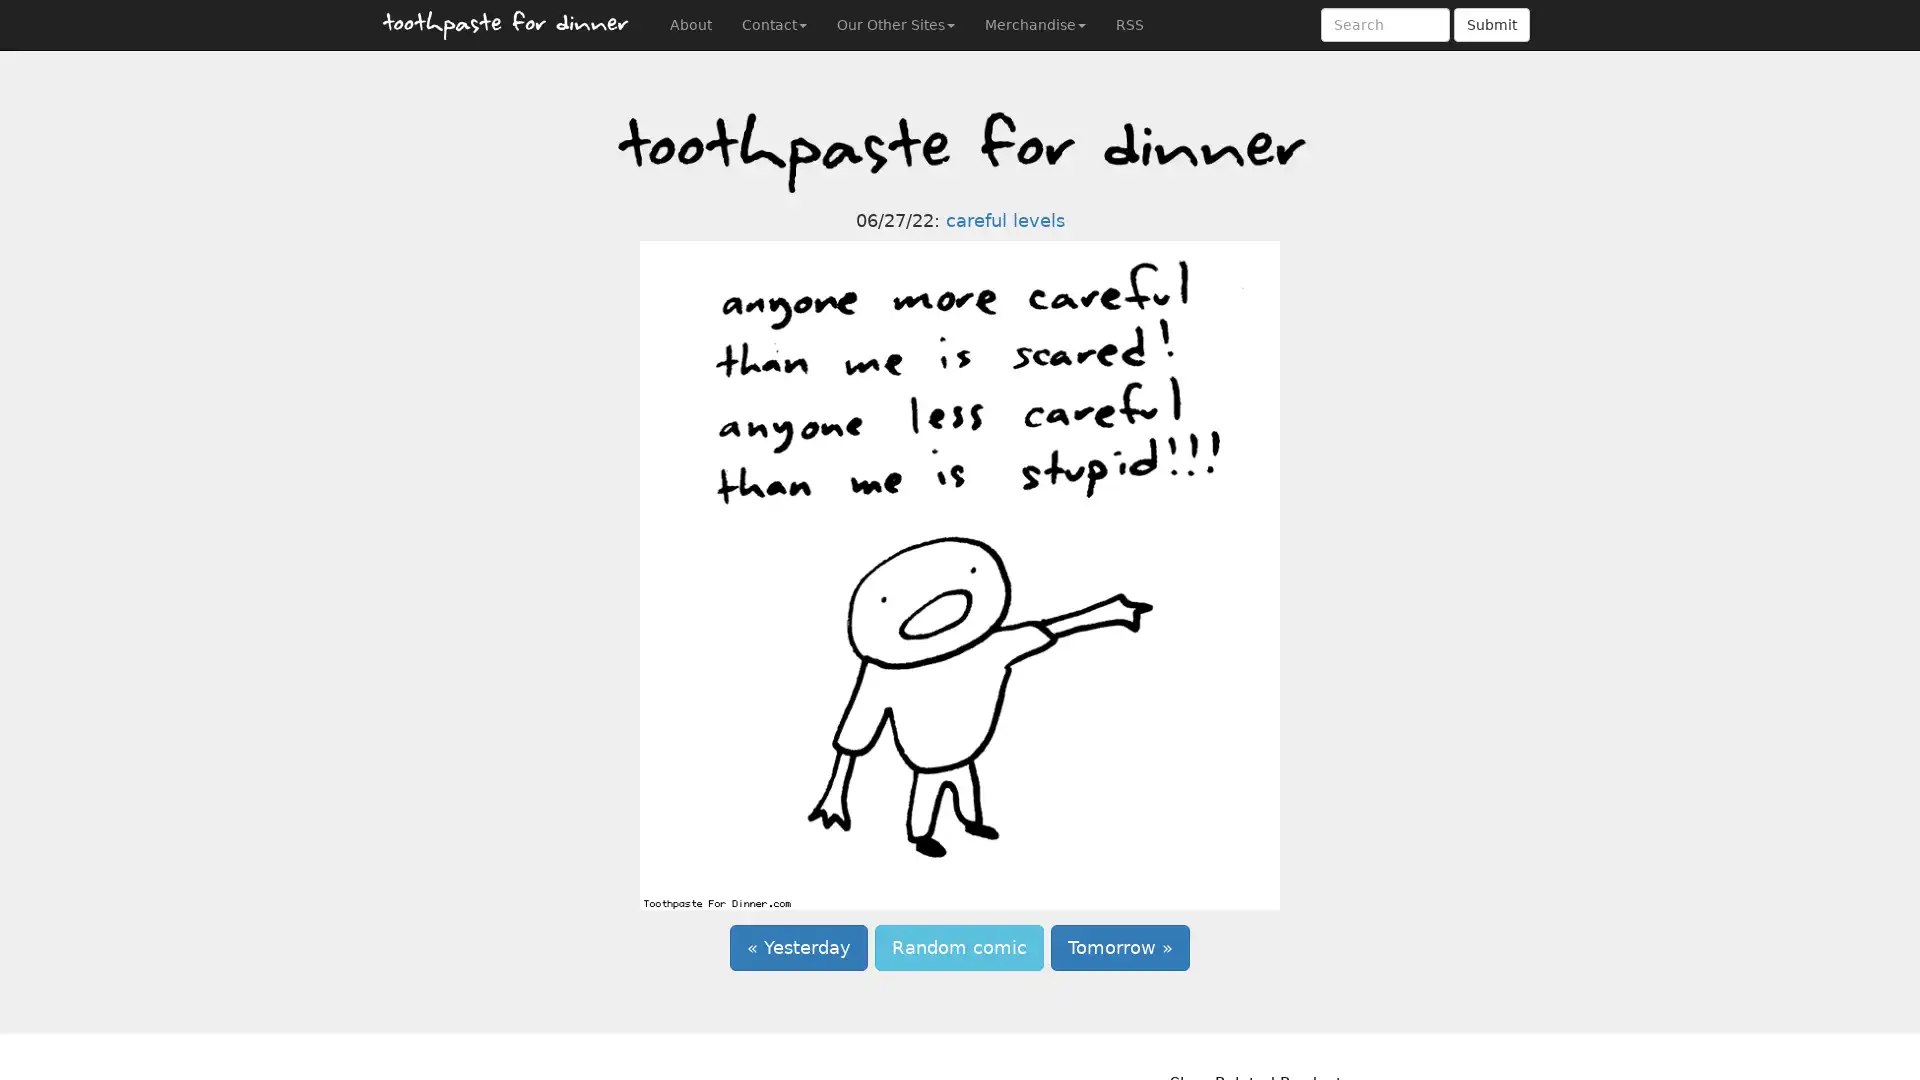 The image size is (1920, 1080). Describe the element at coordinates (1492, 24) in the screenshot. I see `Submit` at that location.